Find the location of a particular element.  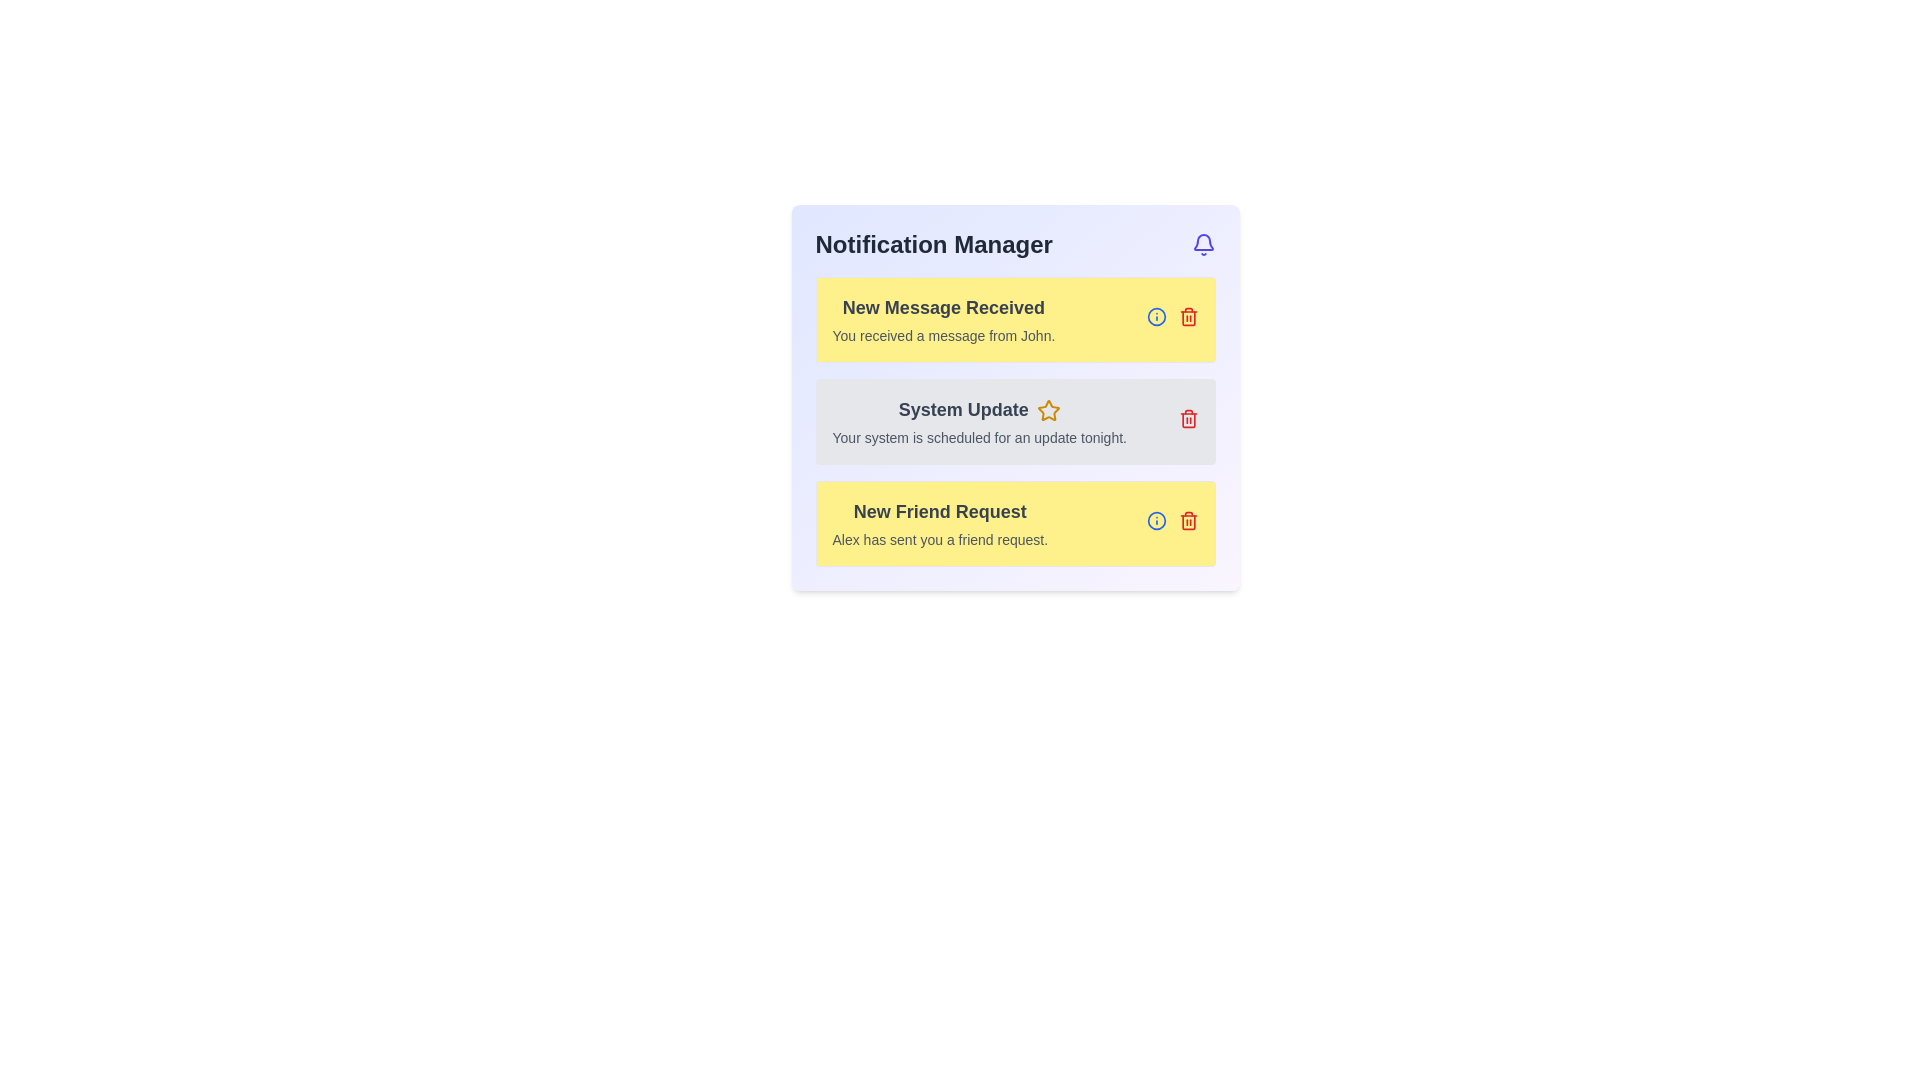

the third notification item styled with a yellow background and rounded corners that displays 'New Friend Request' is located at coordinates (1015, 523).